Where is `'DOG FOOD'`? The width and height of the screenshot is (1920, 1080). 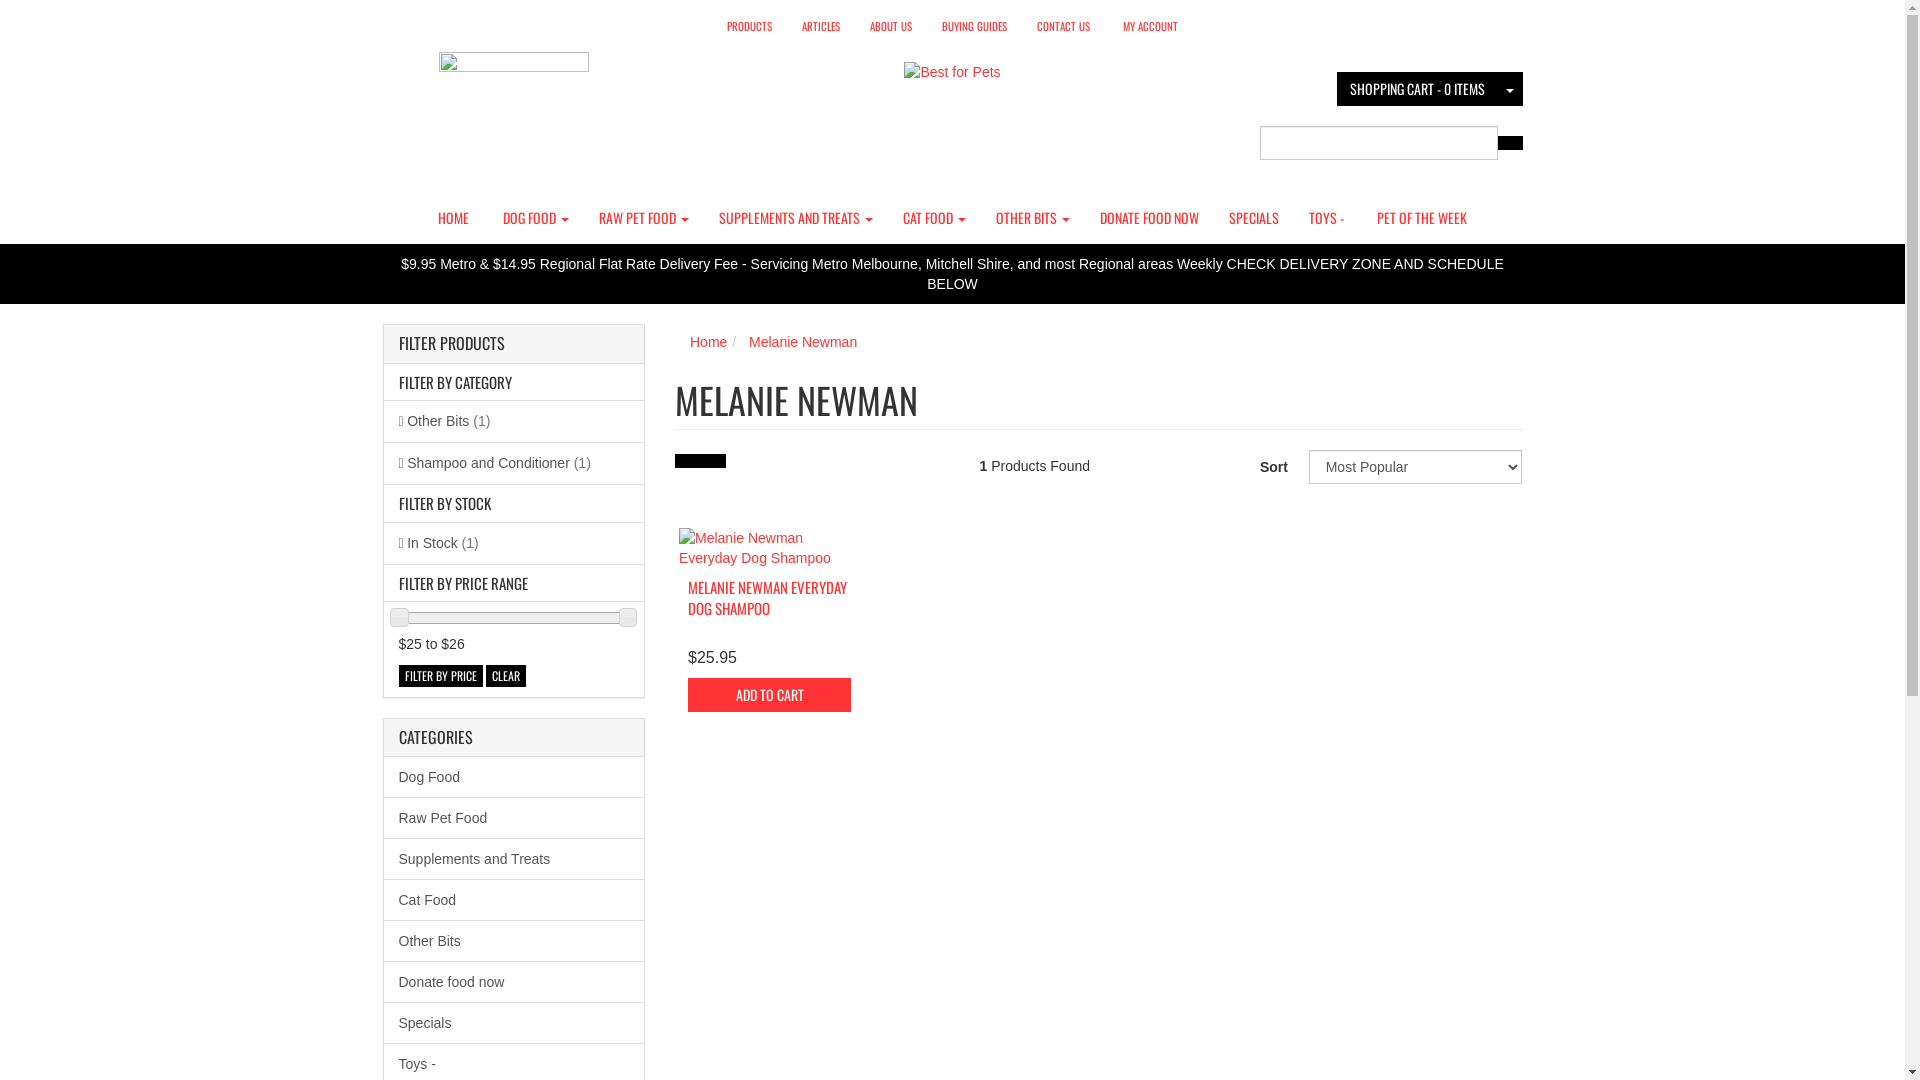
'DOG FOOD' is located at coordinates (536, 218).